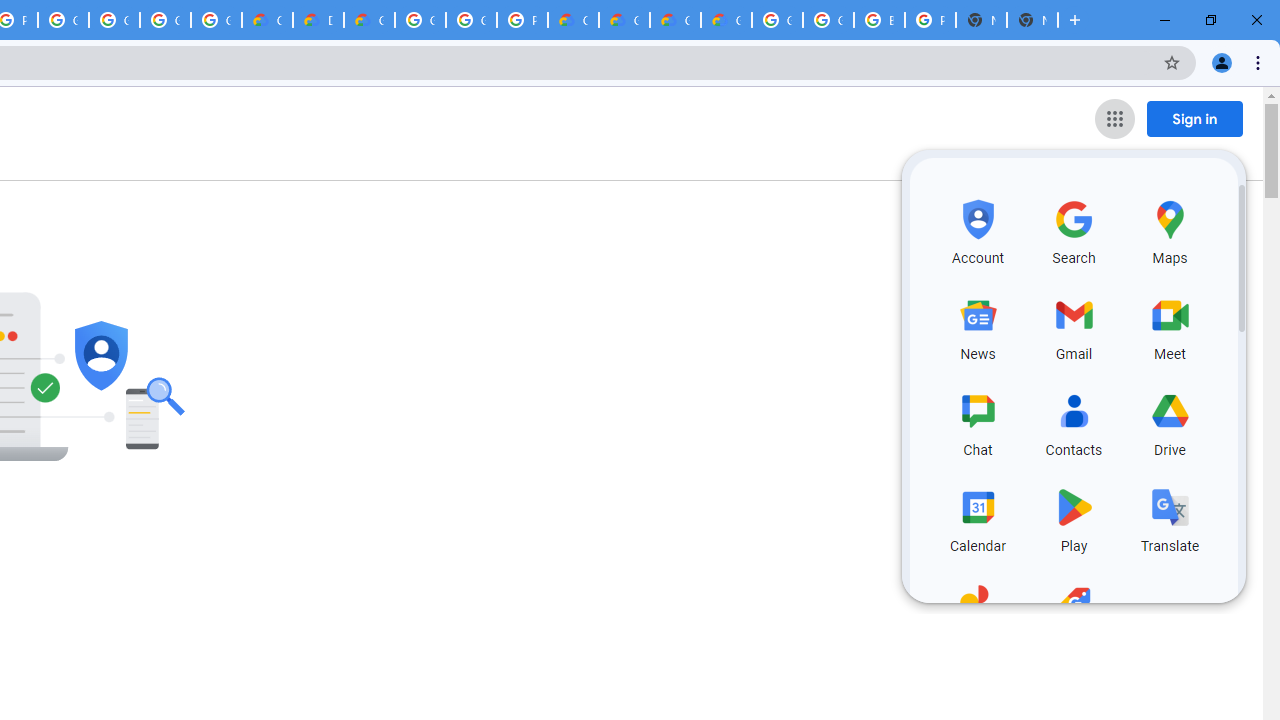 The height and width of the screenshot is (720, 1280). Describe the element at coordinates (1171, 61) in the screenshot. I see `'Bookmark this tab'` at that location.